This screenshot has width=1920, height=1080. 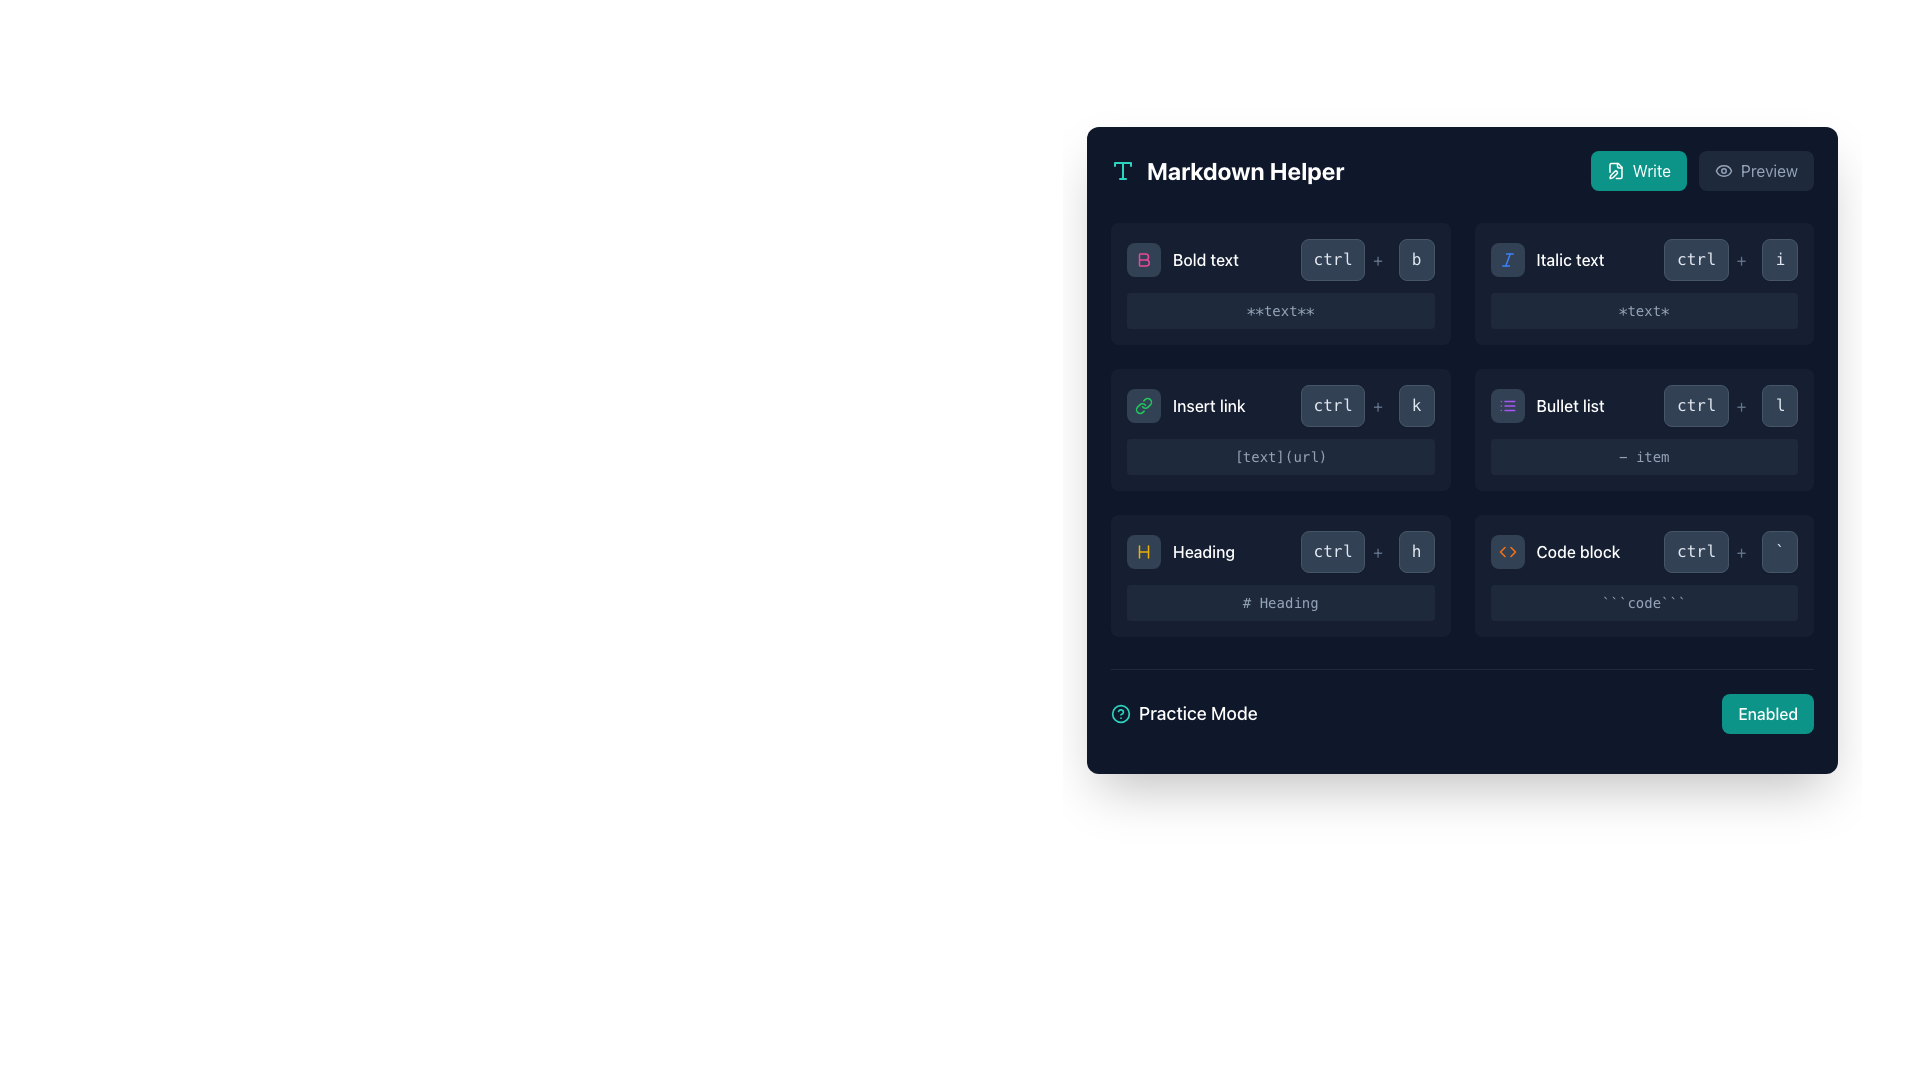 What do you see at coordinates (1740, 551) in the screenshot?
I see `the Text Label indicating the addition of a key following the 'ctrl' key, which is visually represented as 'ctrl +'` at bounding box center [1740, 551].